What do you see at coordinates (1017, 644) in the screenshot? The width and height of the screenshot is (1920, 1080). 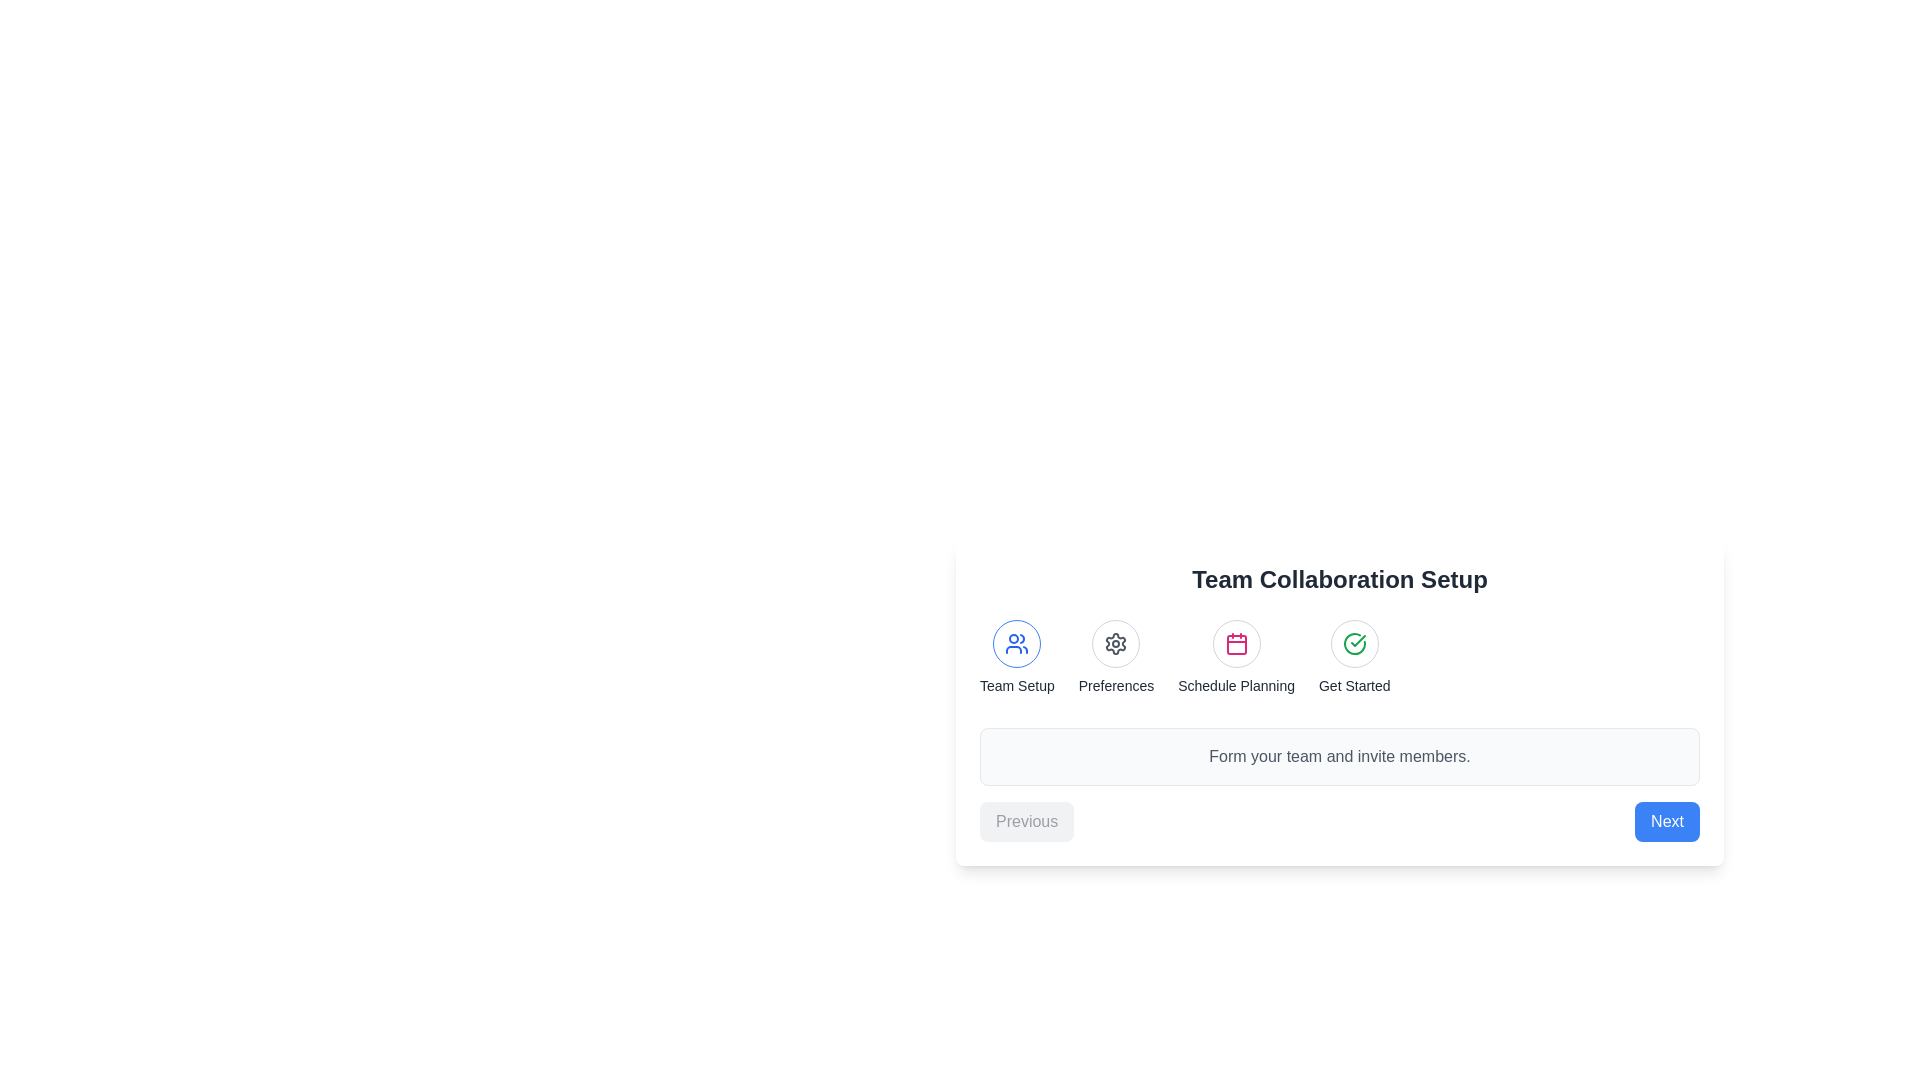 I see `the blue icon button representing a group of individuals with the label 'Team Setup'` at bounding box center [1017, 644].